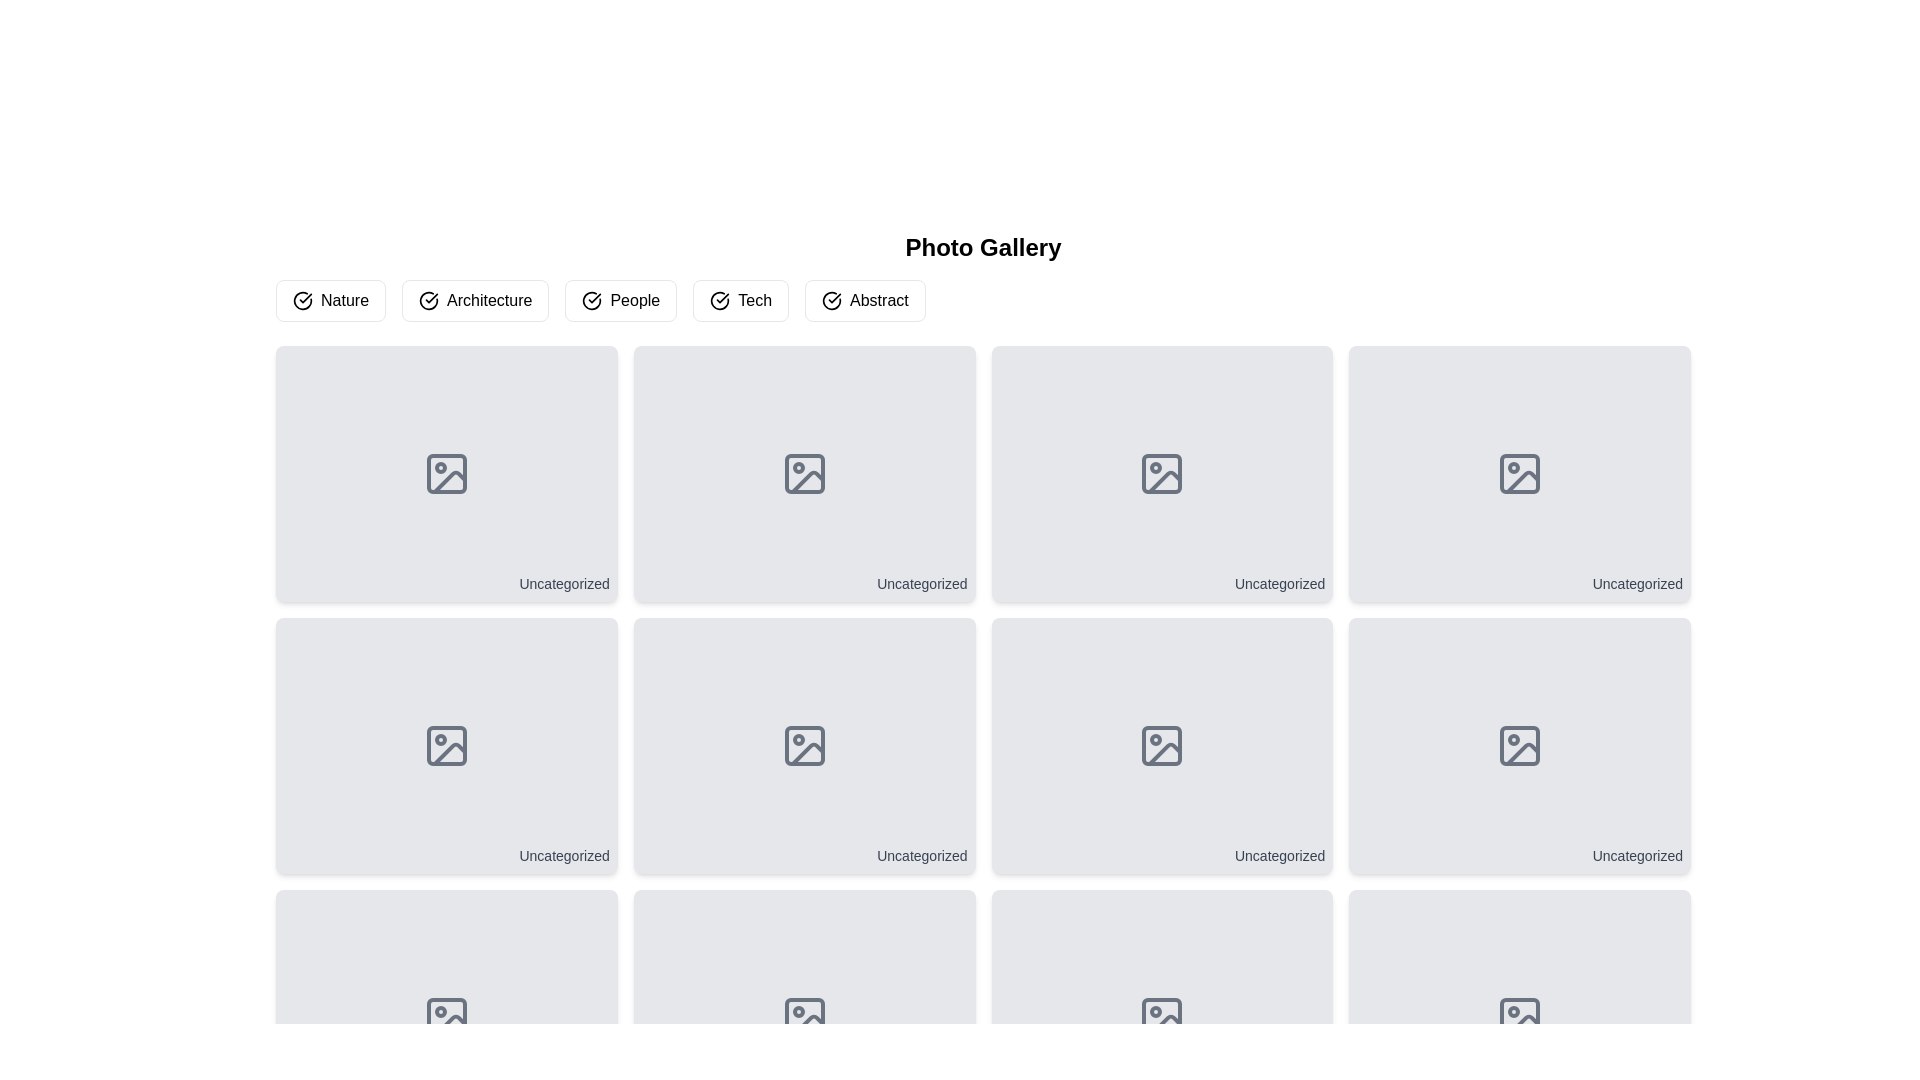  What do you see at coordinates (804, 474) in the screenshot?
I see `the Decorative SVG rectangle that is part of the picture-like icon located in the top row, second column of a grid layout` at bounding box center [804, 474].